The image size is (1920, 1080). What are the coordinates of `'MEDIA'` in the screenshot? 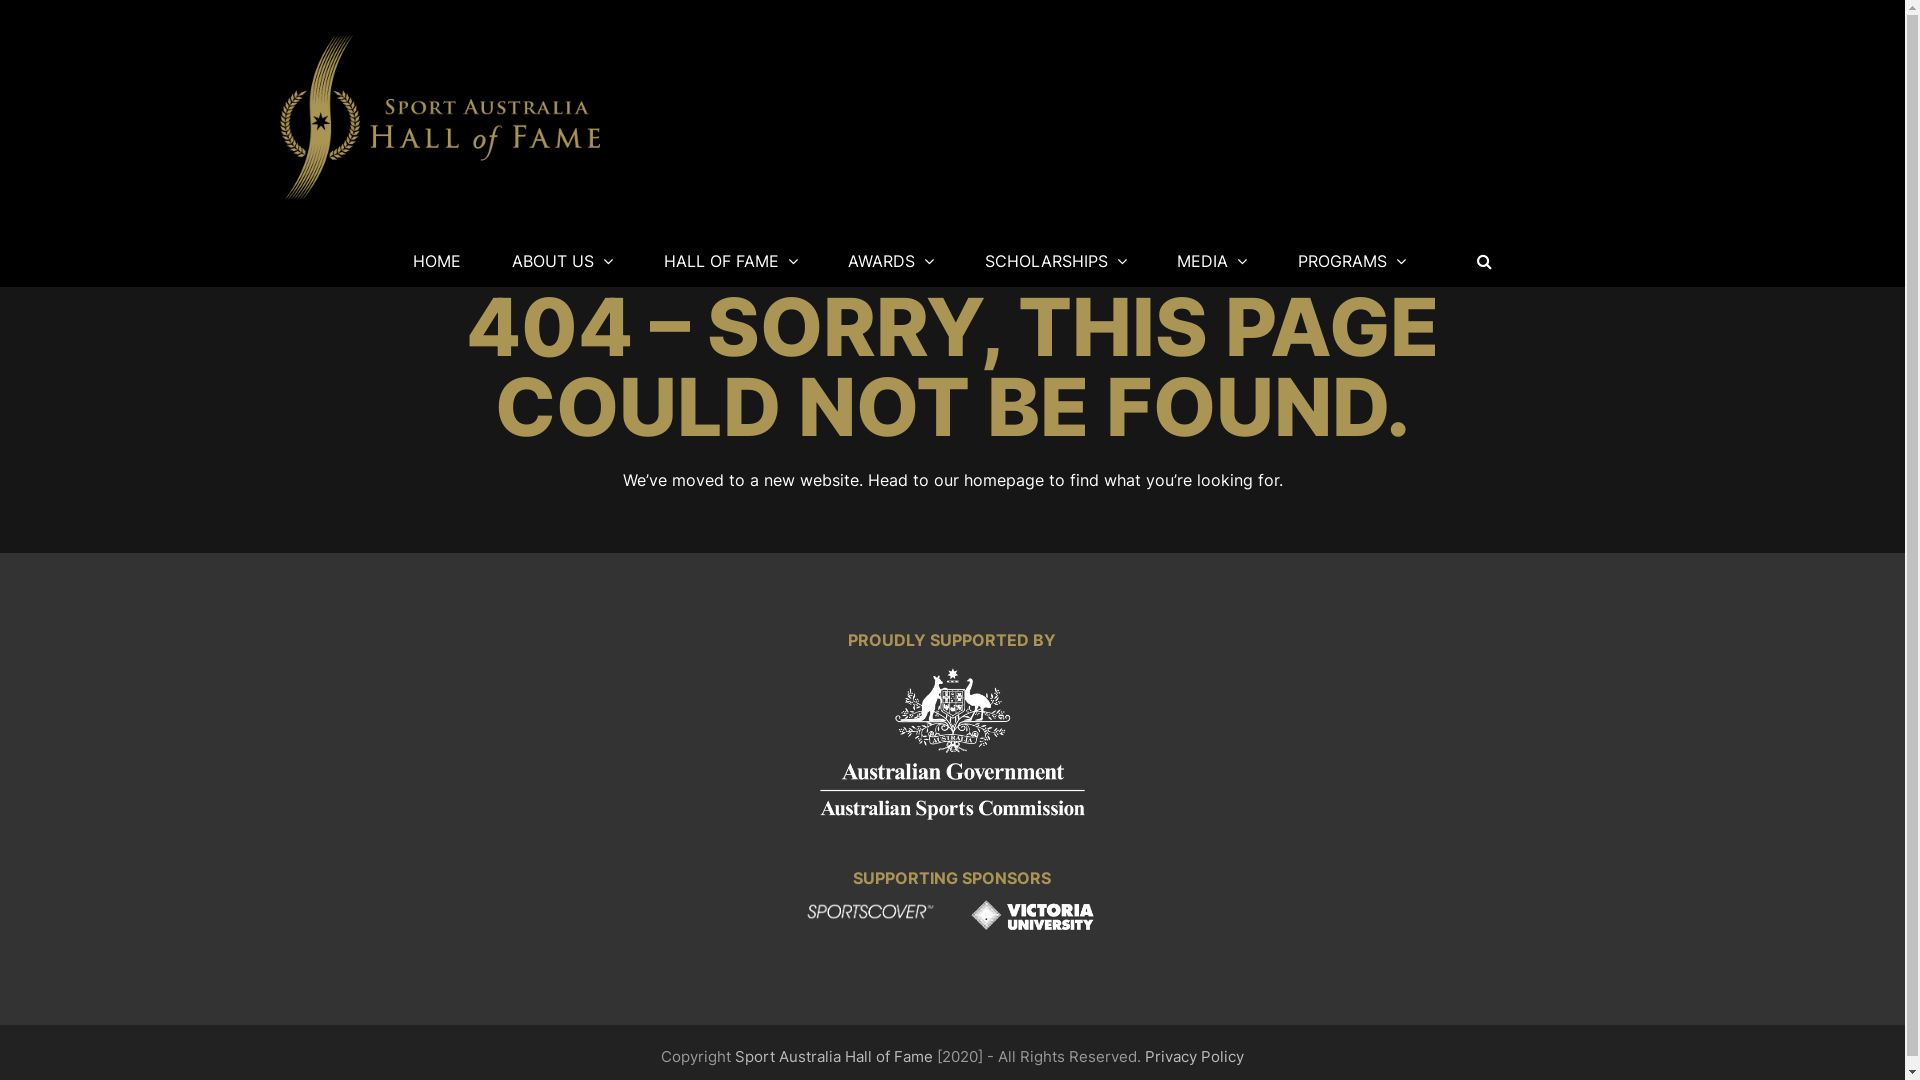 It's located at (1212, 260).